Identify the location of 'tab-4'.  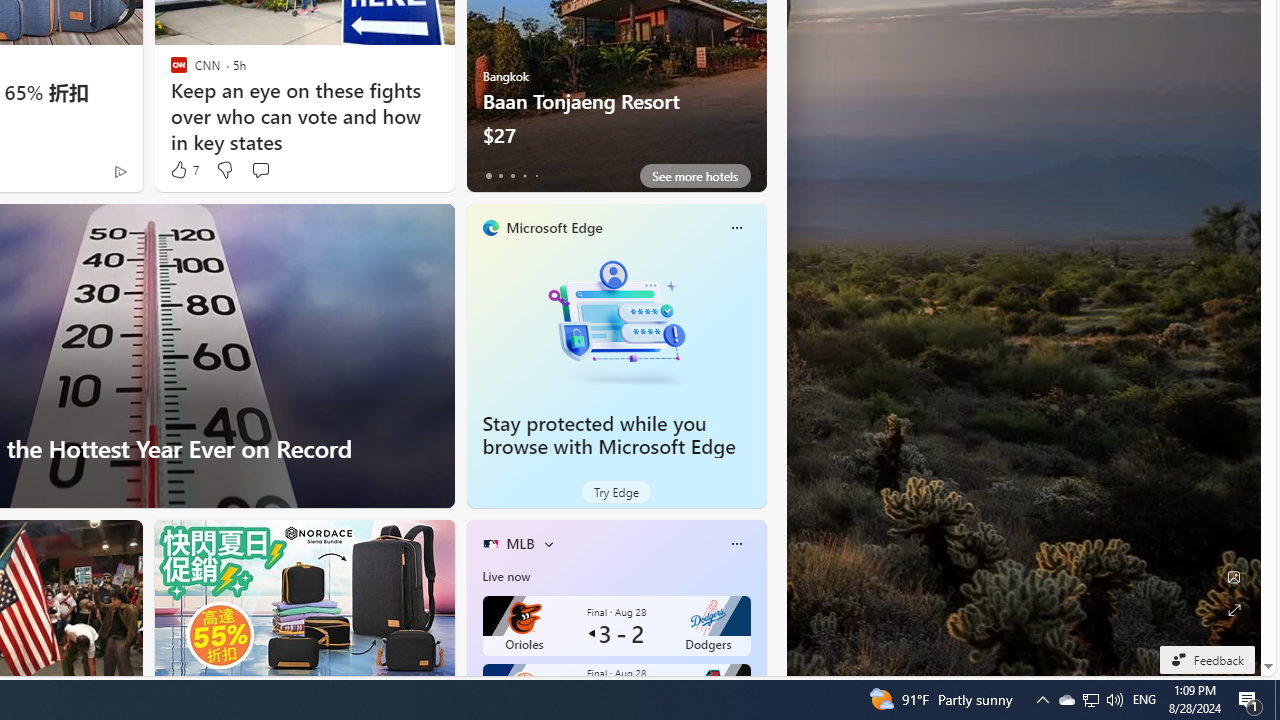
(536, 175).